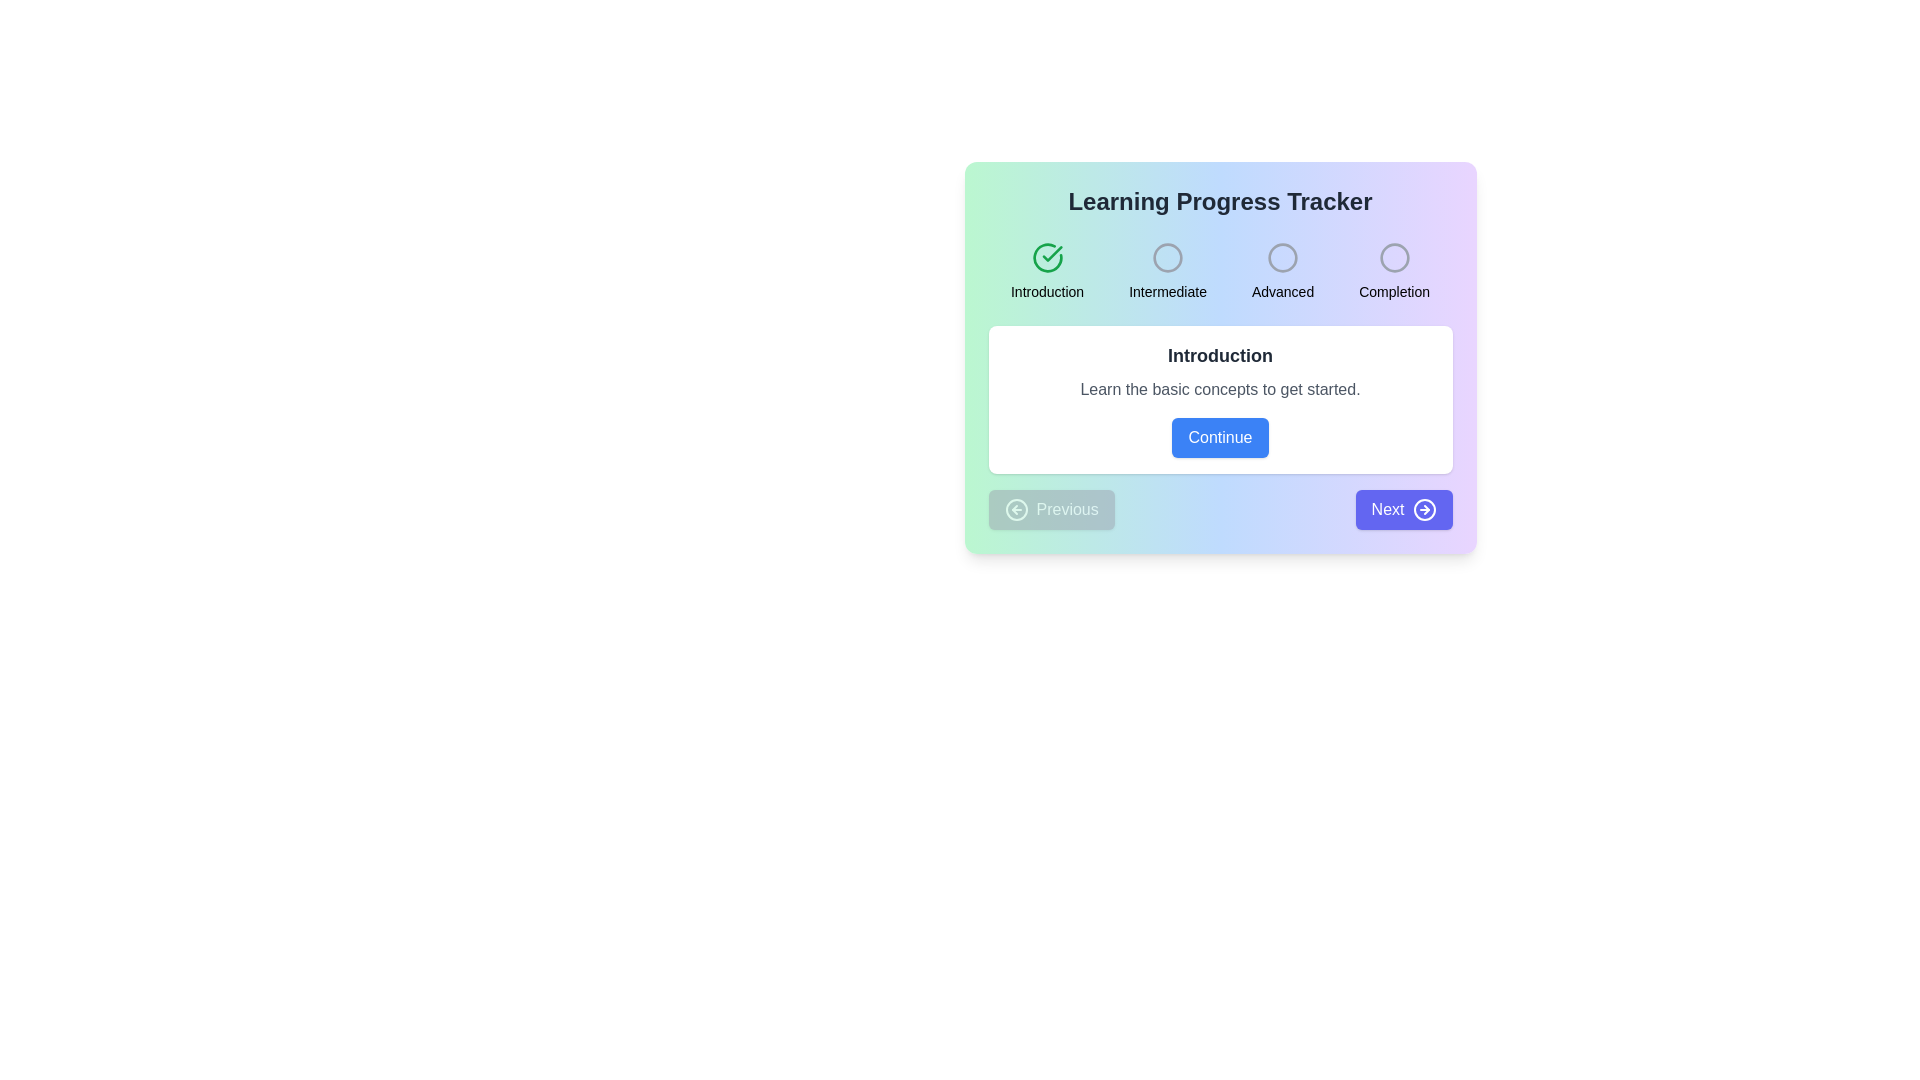 The width and height of the screenshot is (1920, 1080). What do you see at coordinates (1046, 292) in the screenshot?
I see `the text label that reads 'Introduction', which is styled with a greenish background and is located under the 'Learning Progress Tracker' title` at bounding box center [1046, 292].